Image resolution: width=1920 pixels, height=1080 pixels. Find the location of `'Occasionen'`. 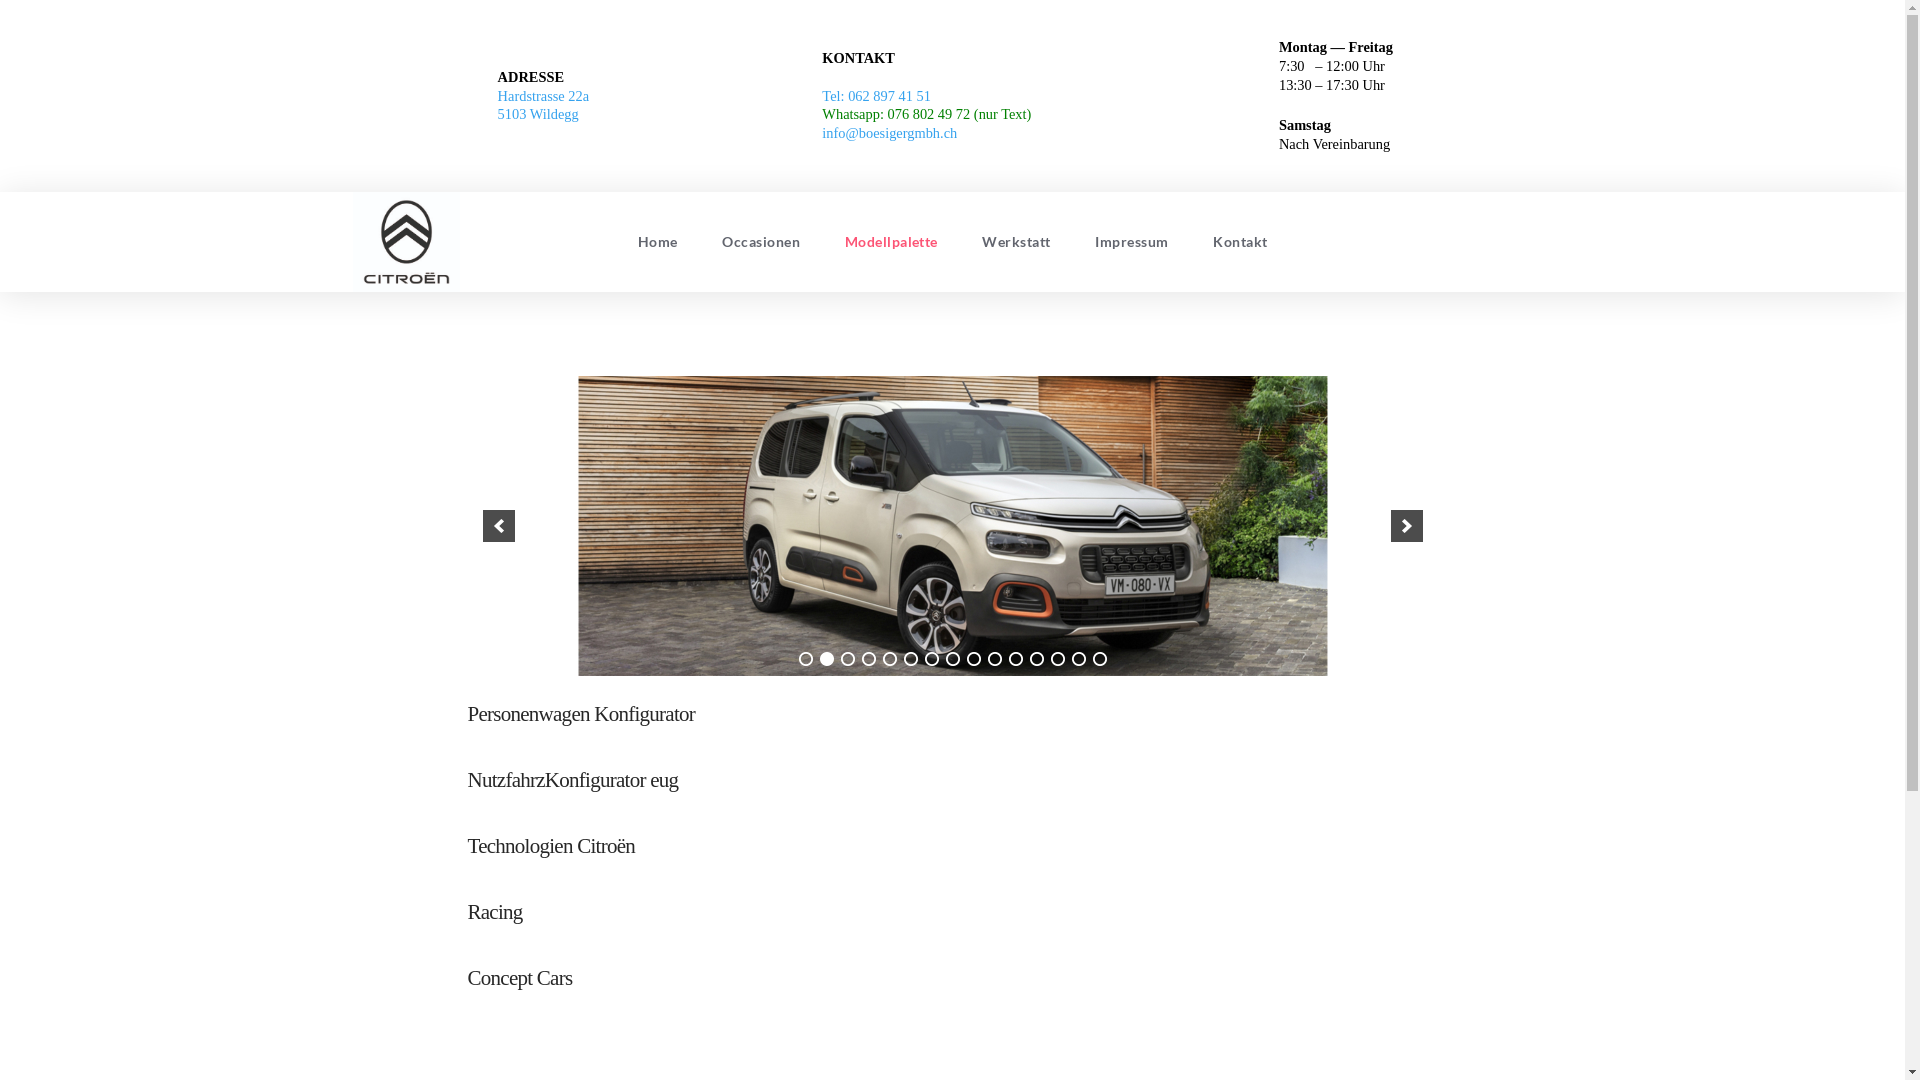

'Occasionen' is located at coordinates (760, 241).